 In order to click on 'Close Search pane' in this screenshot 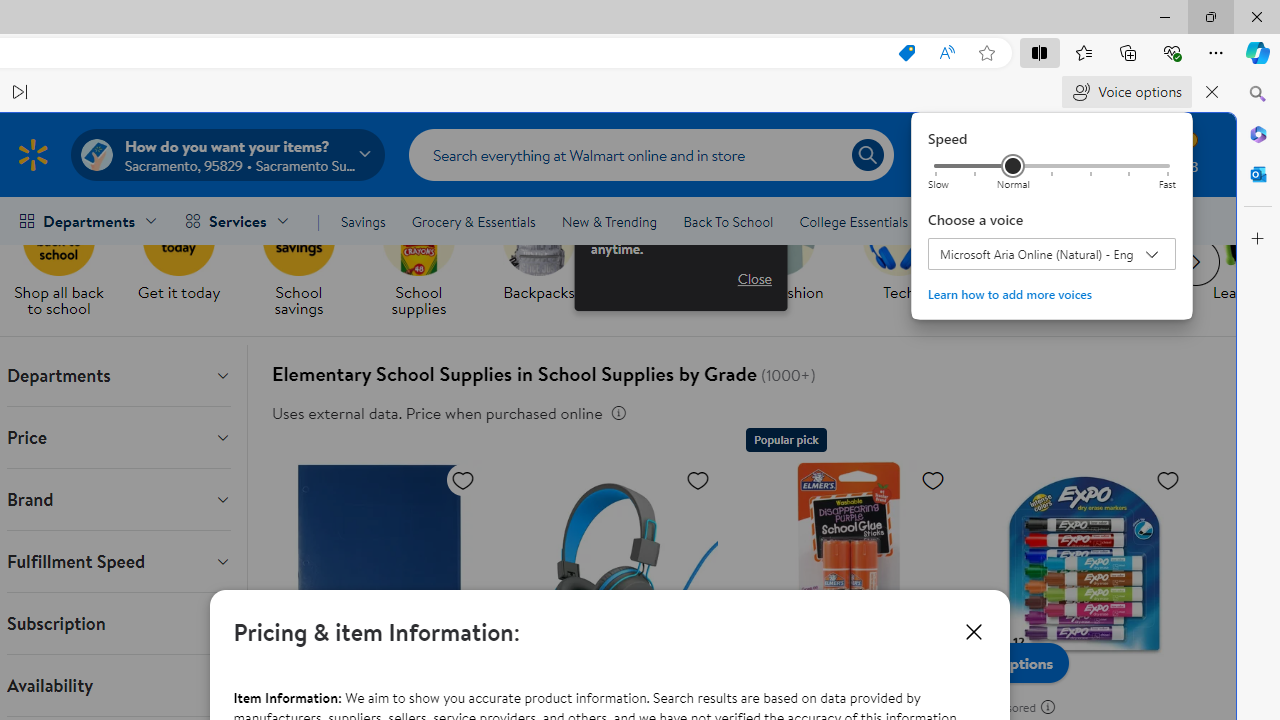, I will do `click(1257, 94)`.